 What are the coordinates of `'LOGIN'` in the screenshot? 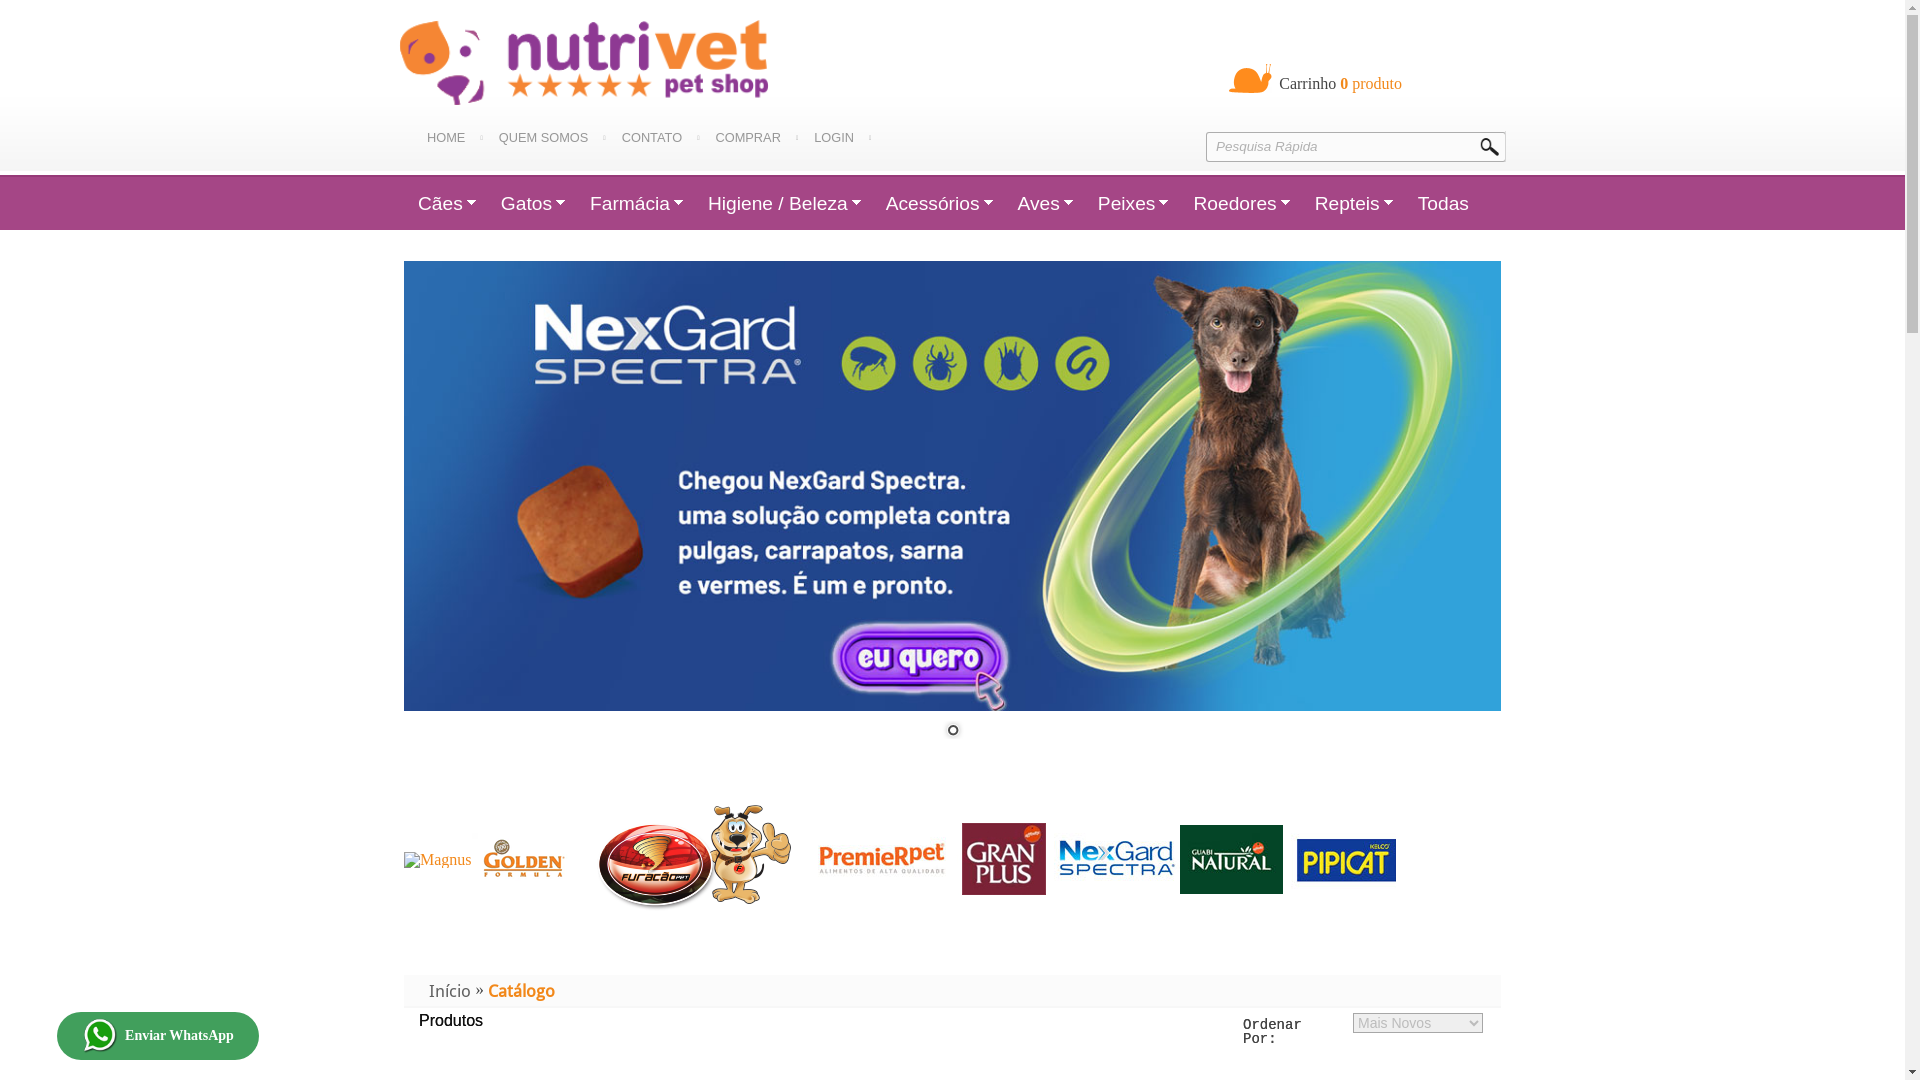 It's located at (842, 136).